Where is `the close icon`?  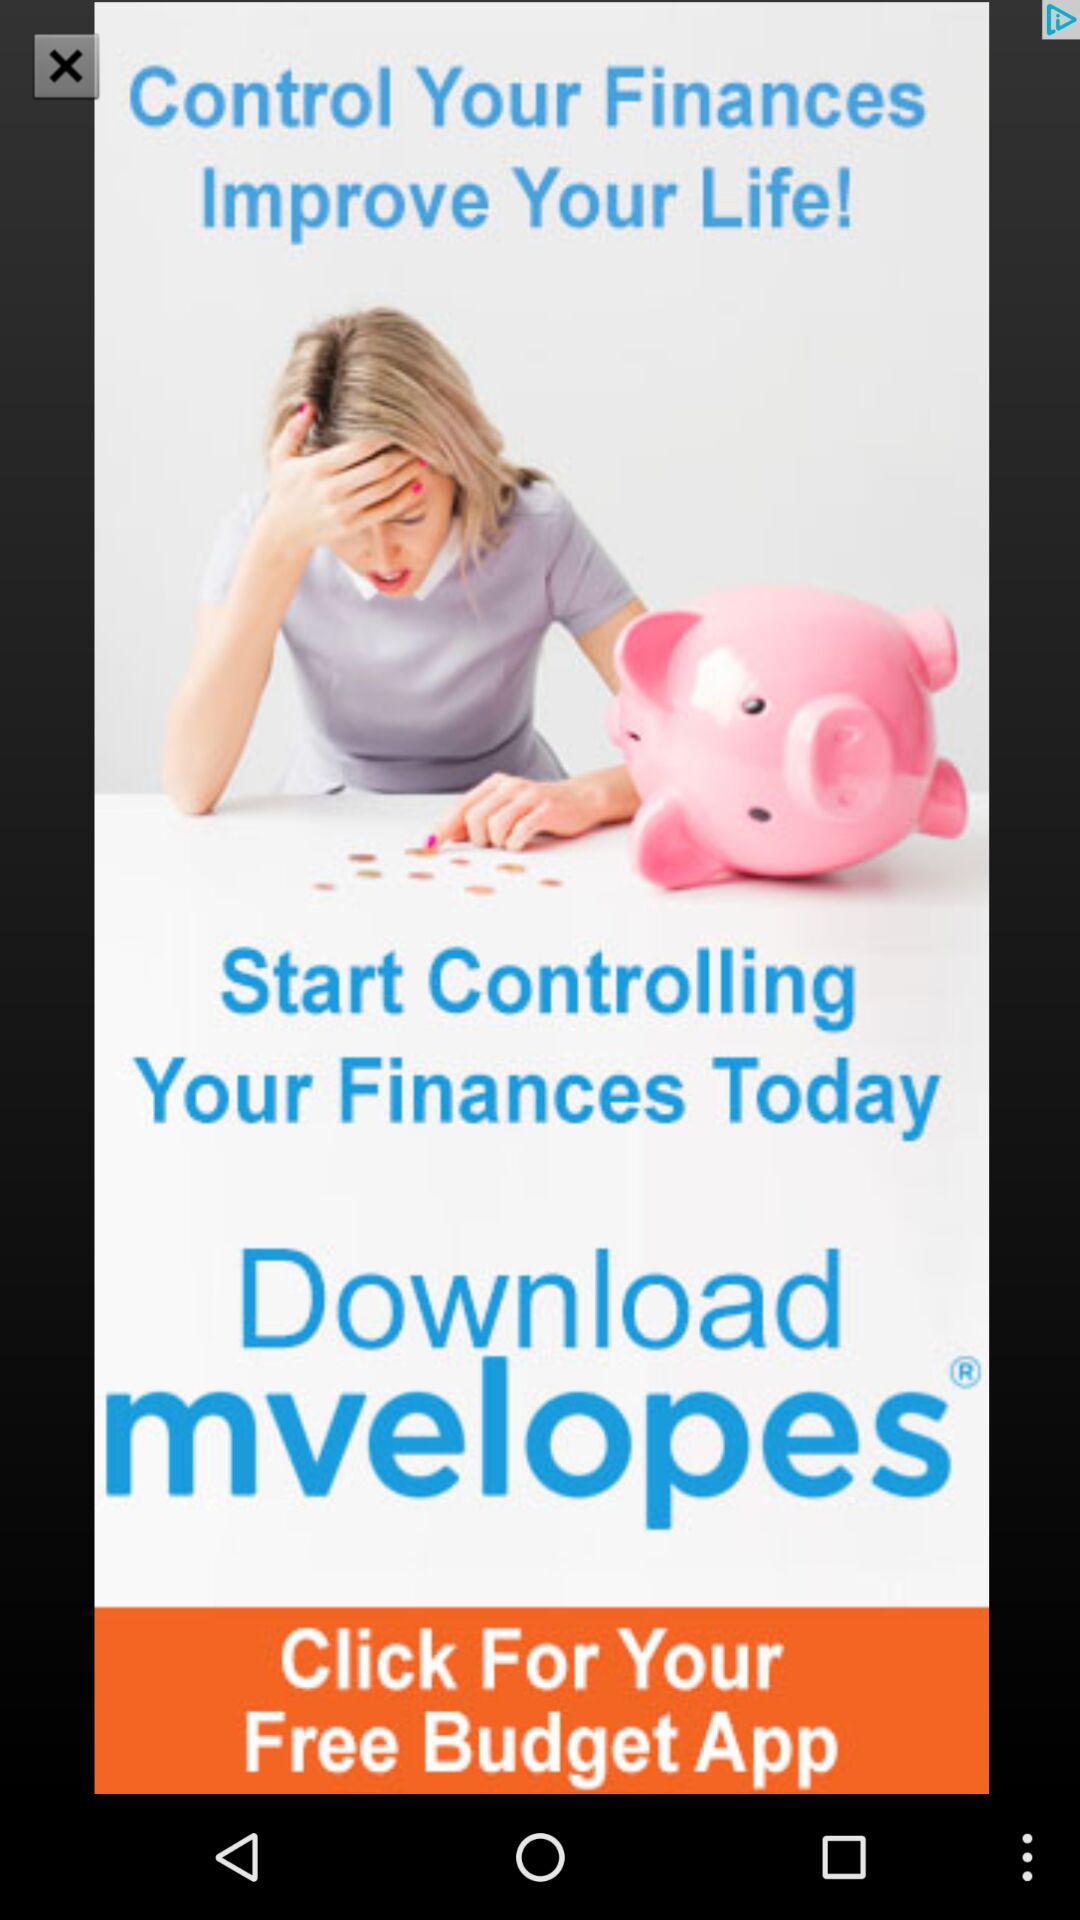 the close icon is located at coordinates (91, 97).